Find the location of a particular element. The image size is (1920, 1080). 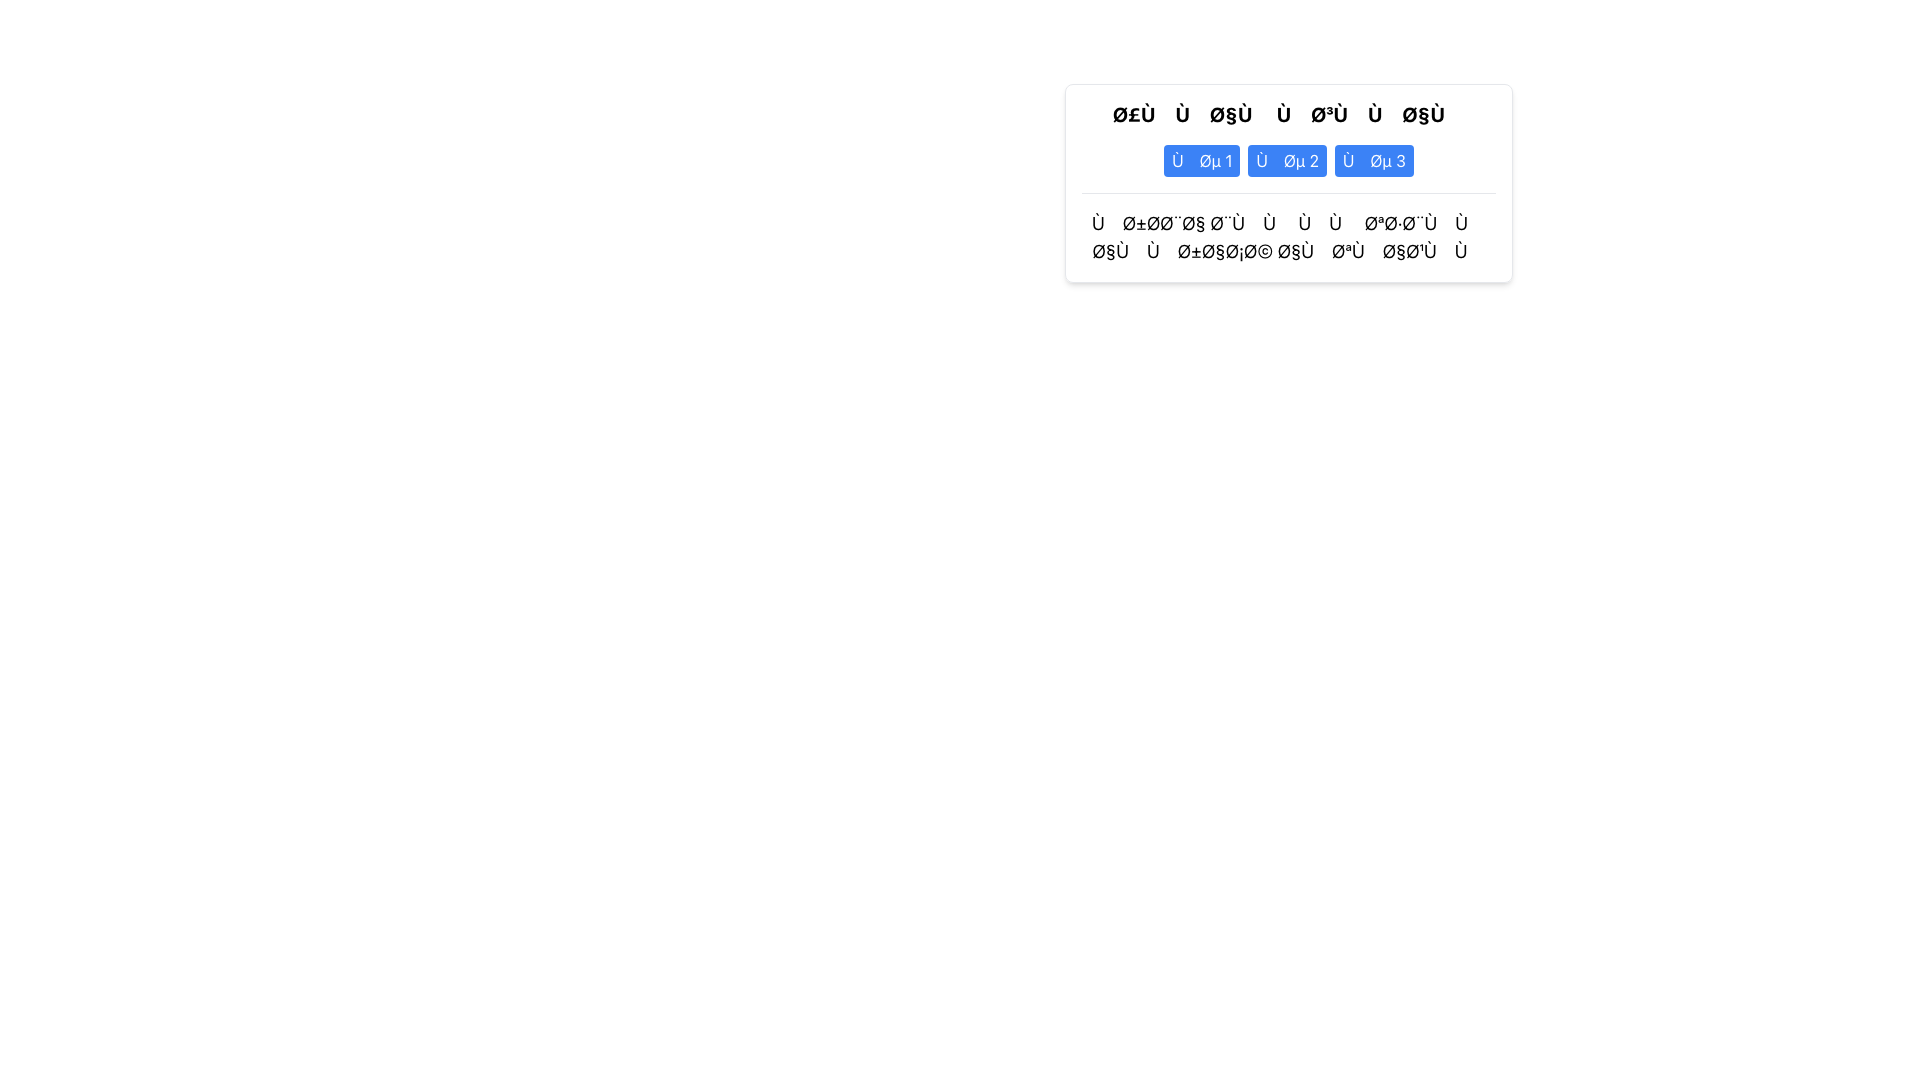

the blue button with rounded edges that contains Arabic text, which is the second button in a group of three identical buttons arranged horizontally is located at coordinates (1289, 160).